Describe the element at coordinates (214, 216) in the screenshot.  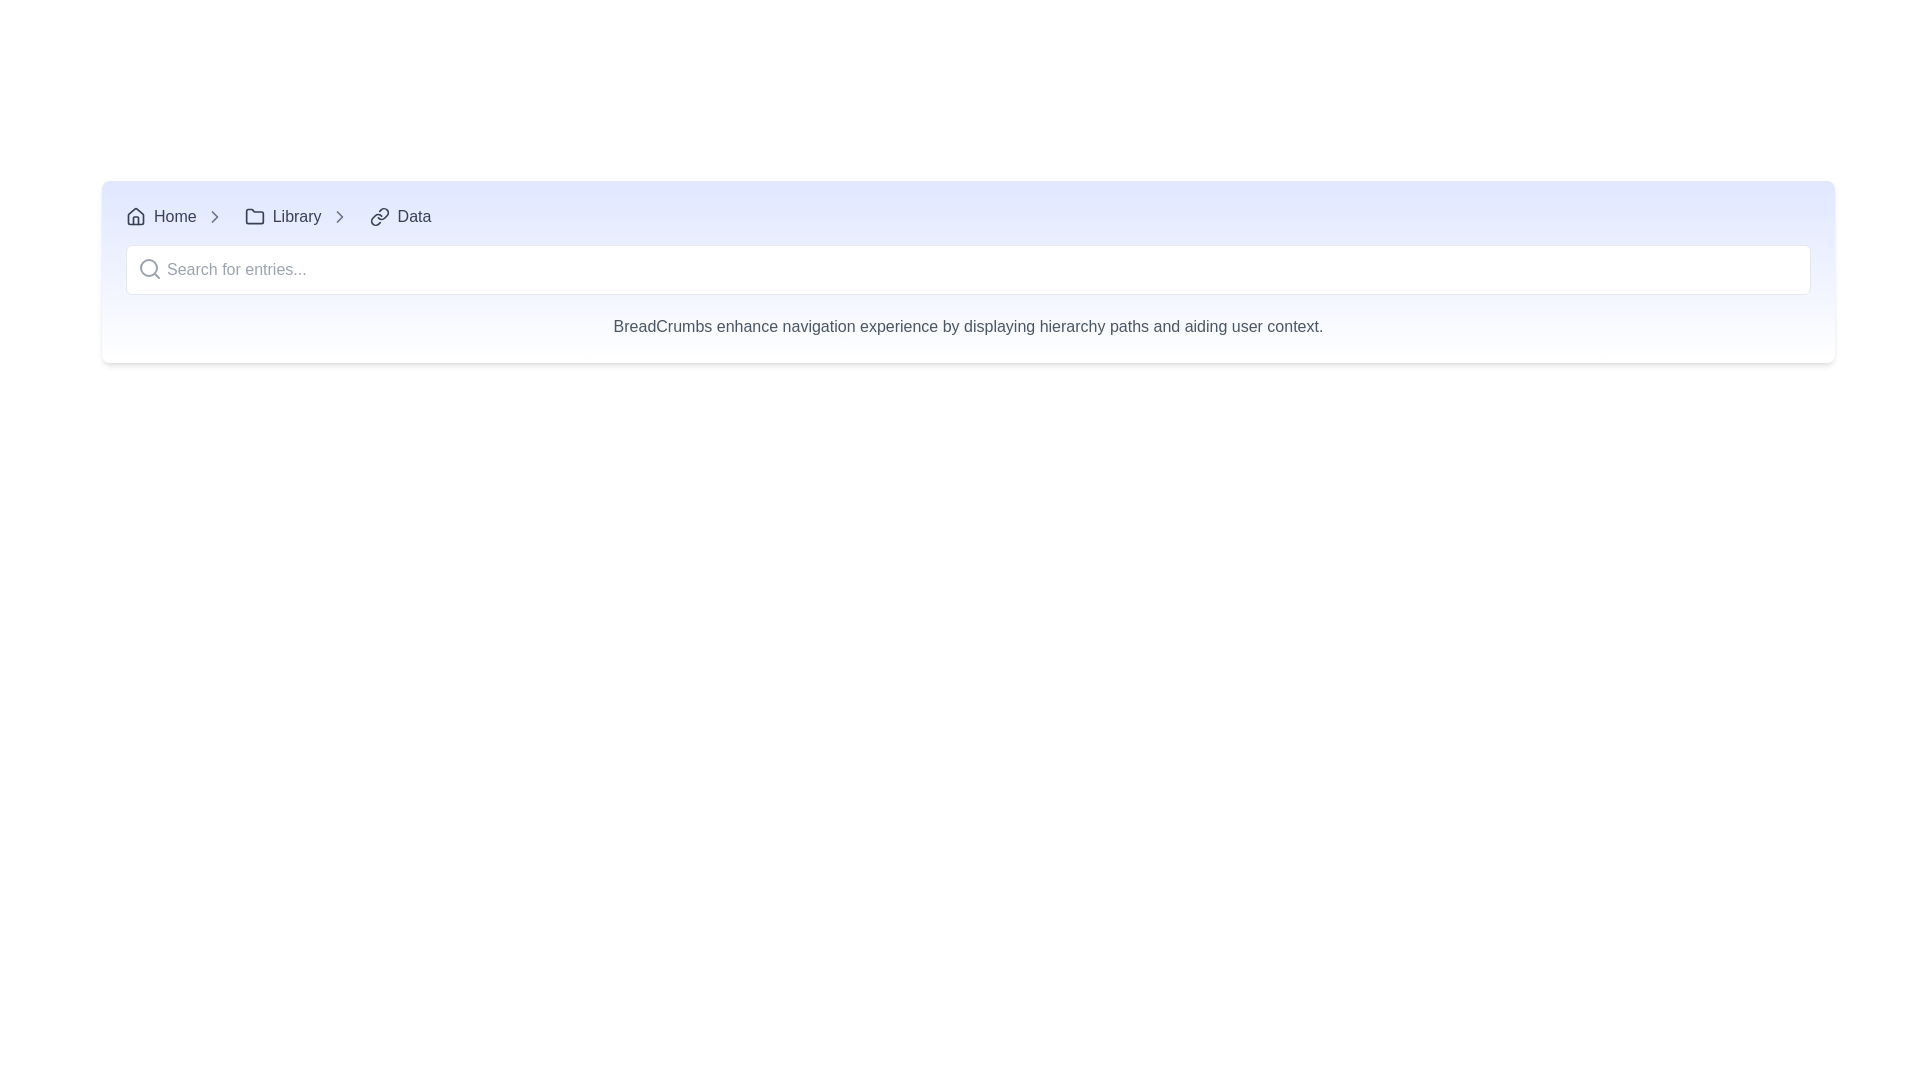
I see `the right-facing chevron icon in the breadcrumb navigation bar, which is styled in gray and serves as a separator between 'Library' and 'Data'` at that location.